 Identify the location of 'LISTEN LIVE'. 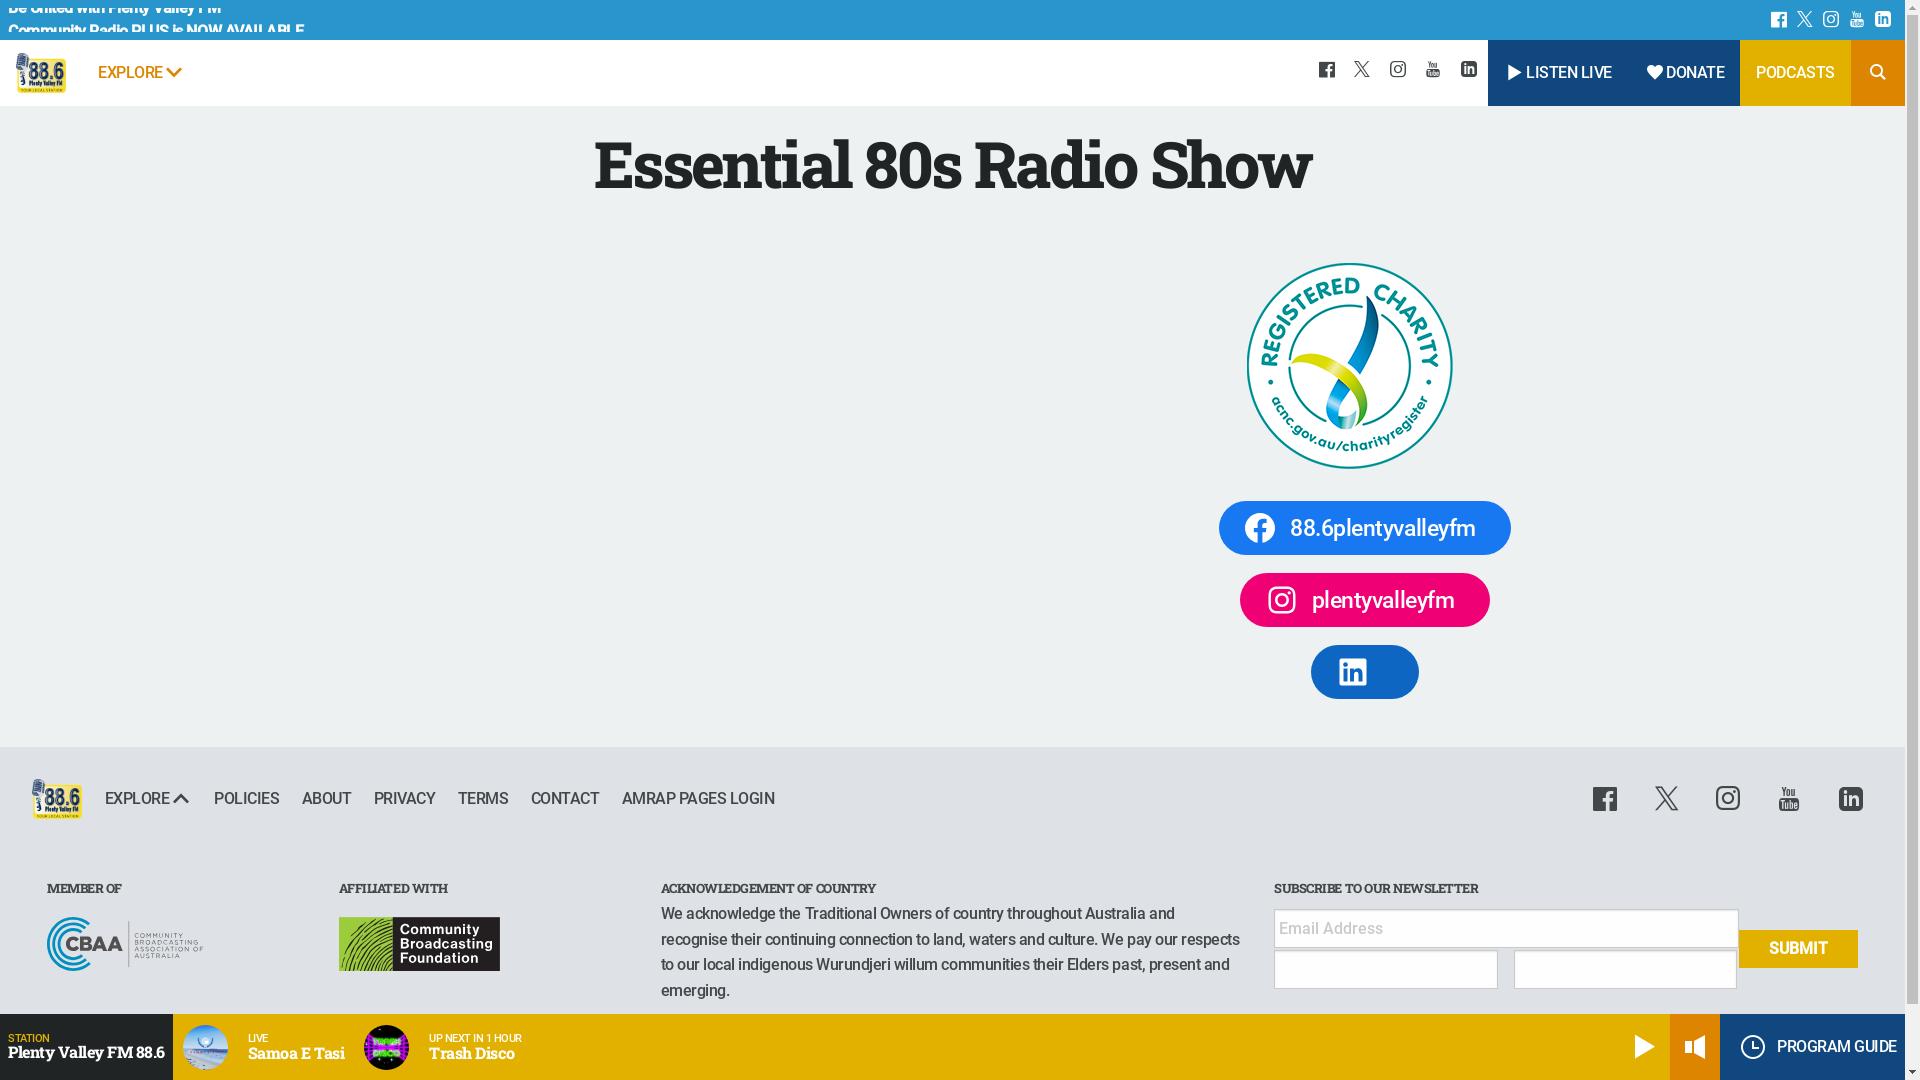
(1488, 72).